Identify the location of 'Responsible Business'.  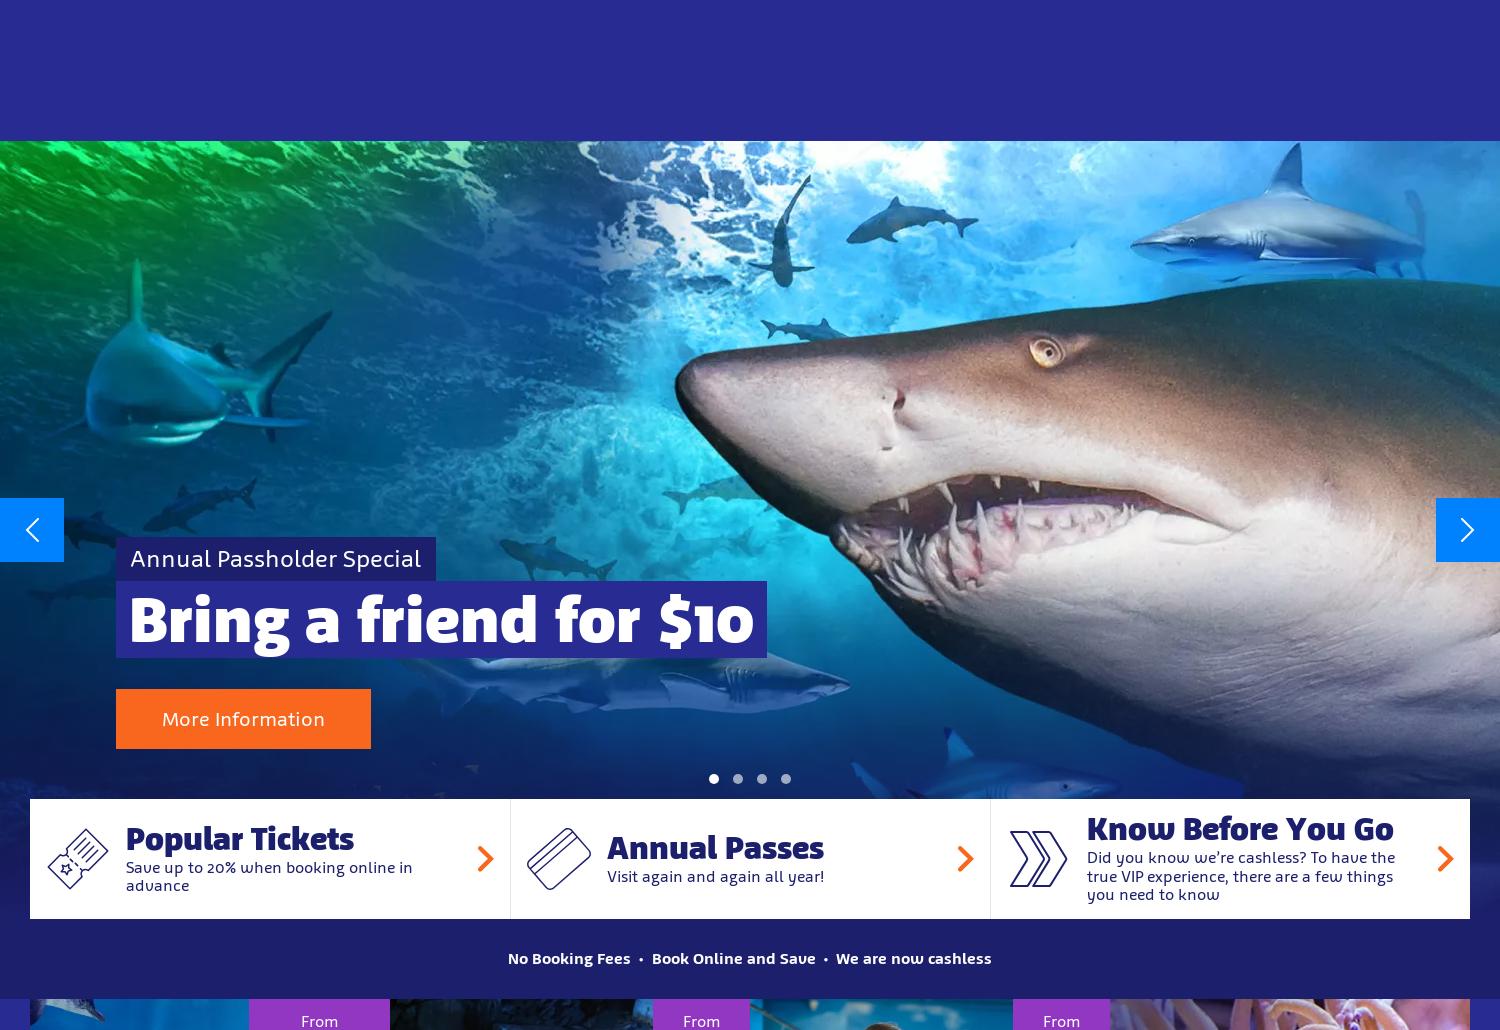
(1257, 19).